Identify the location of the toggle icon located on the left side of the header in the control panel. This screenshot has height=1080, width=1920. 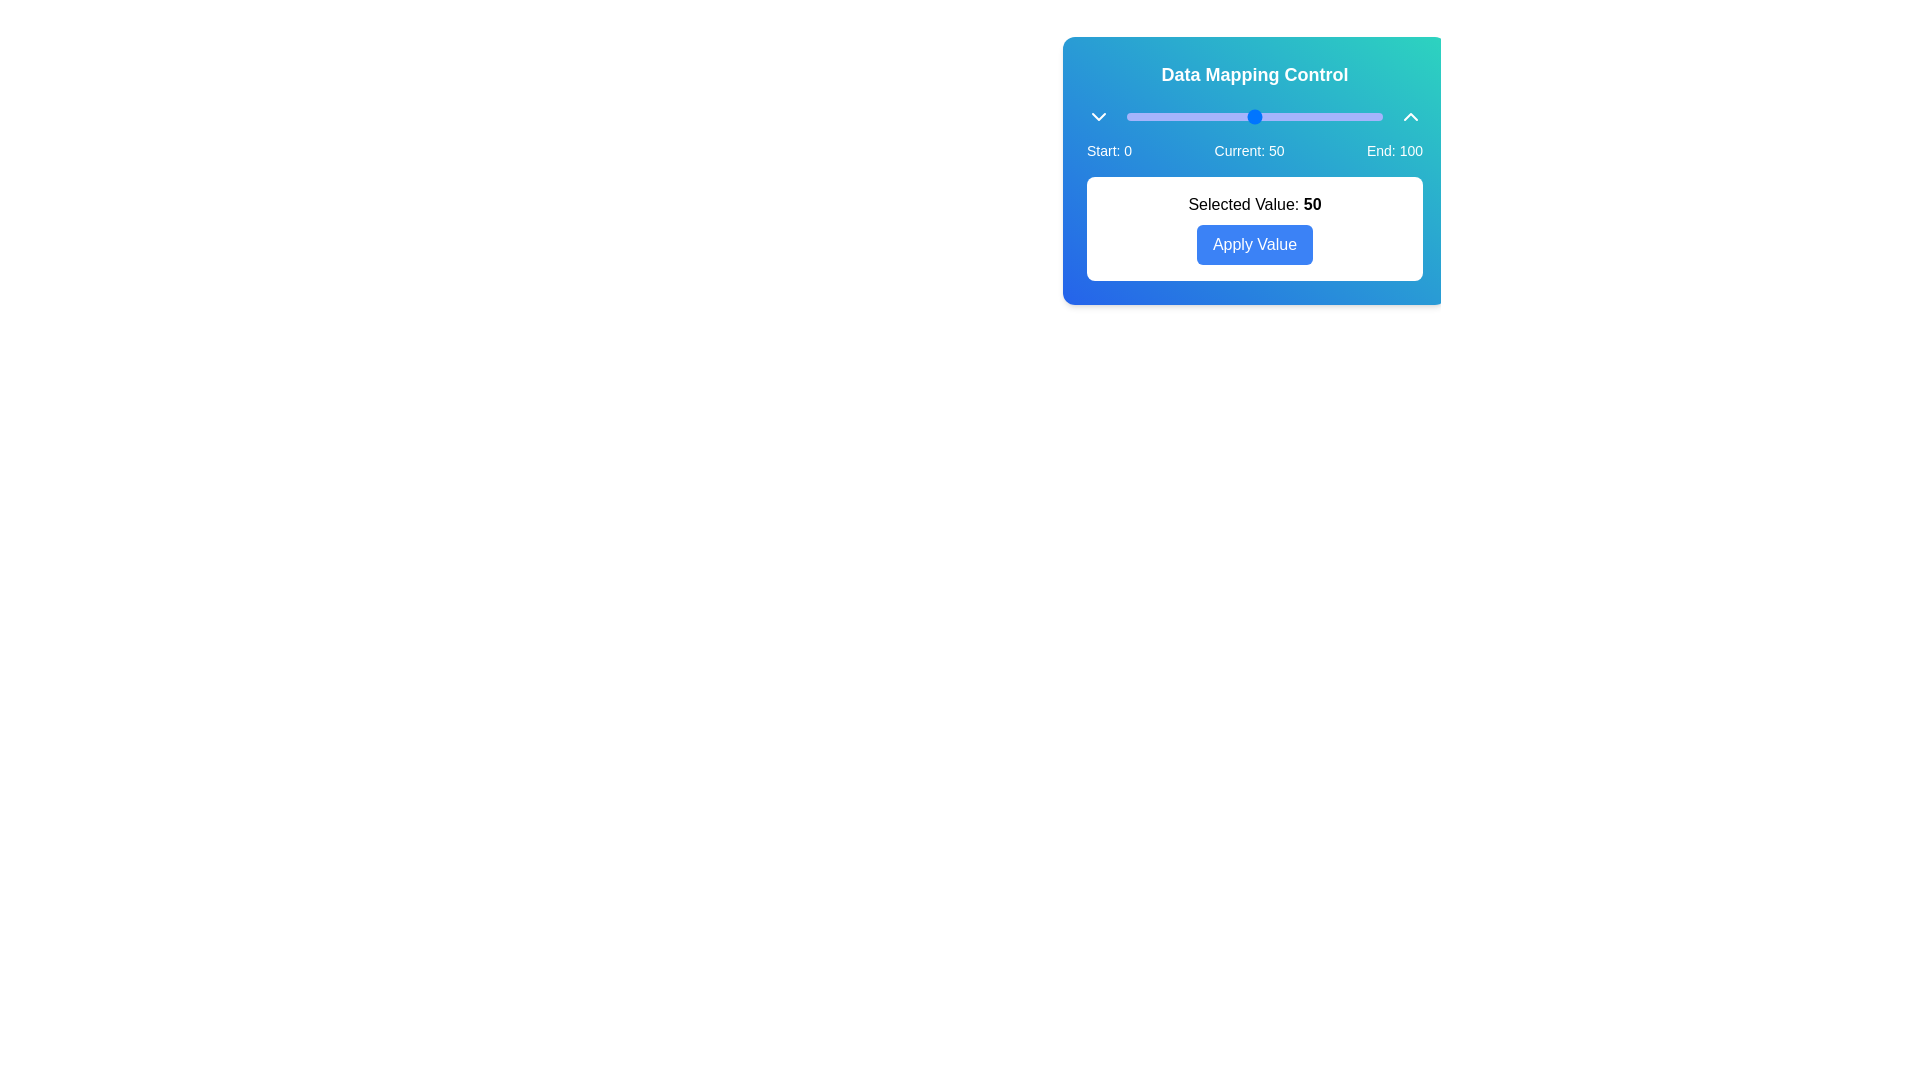
(1098, 116).